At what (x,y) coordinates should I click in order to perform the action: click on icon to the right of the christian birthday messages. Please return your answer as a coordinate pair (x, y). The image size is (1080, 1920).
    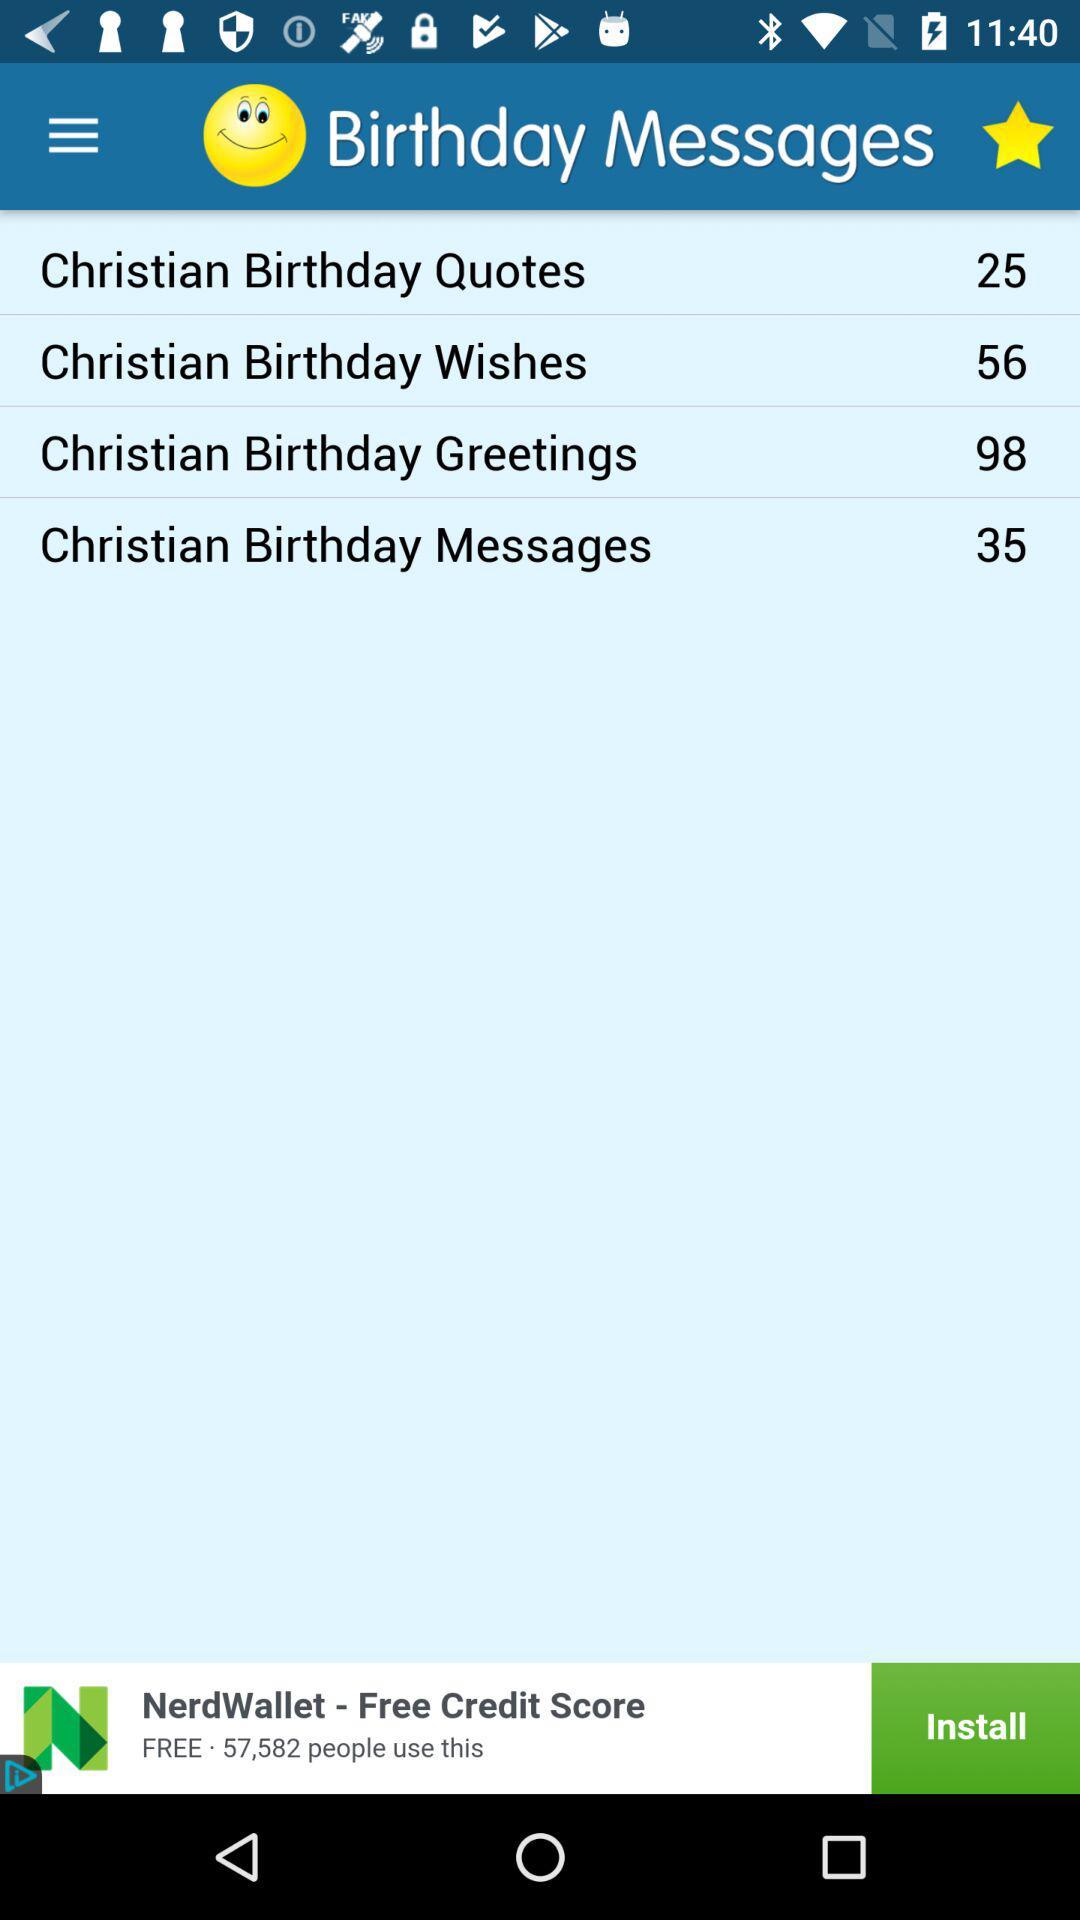
    Looking at the image, I should click on (1027, 543).